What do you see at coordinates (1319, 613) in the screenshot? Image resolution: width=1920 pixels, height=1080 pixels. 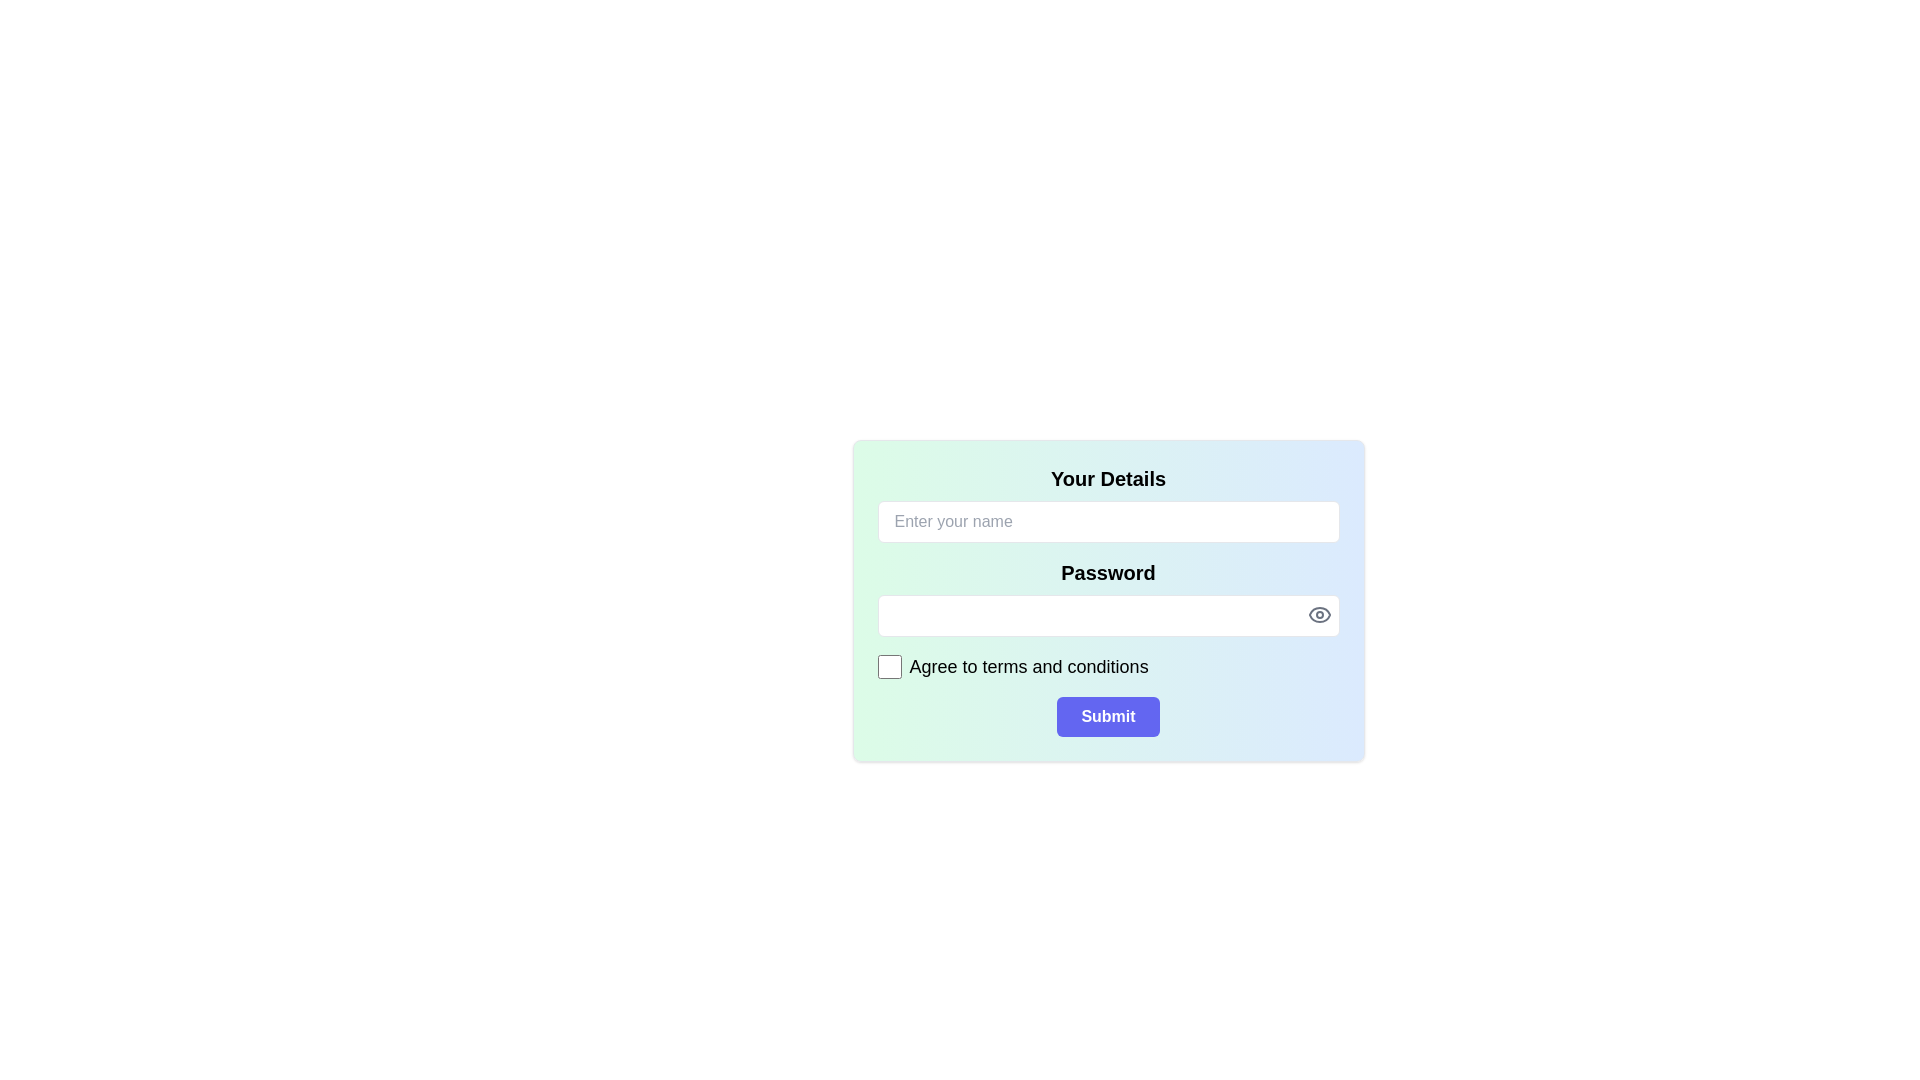 I see `the password visibility toggle button located in the upper-right corner of the password input field to change its styling` at bounding box center [1319, 613].